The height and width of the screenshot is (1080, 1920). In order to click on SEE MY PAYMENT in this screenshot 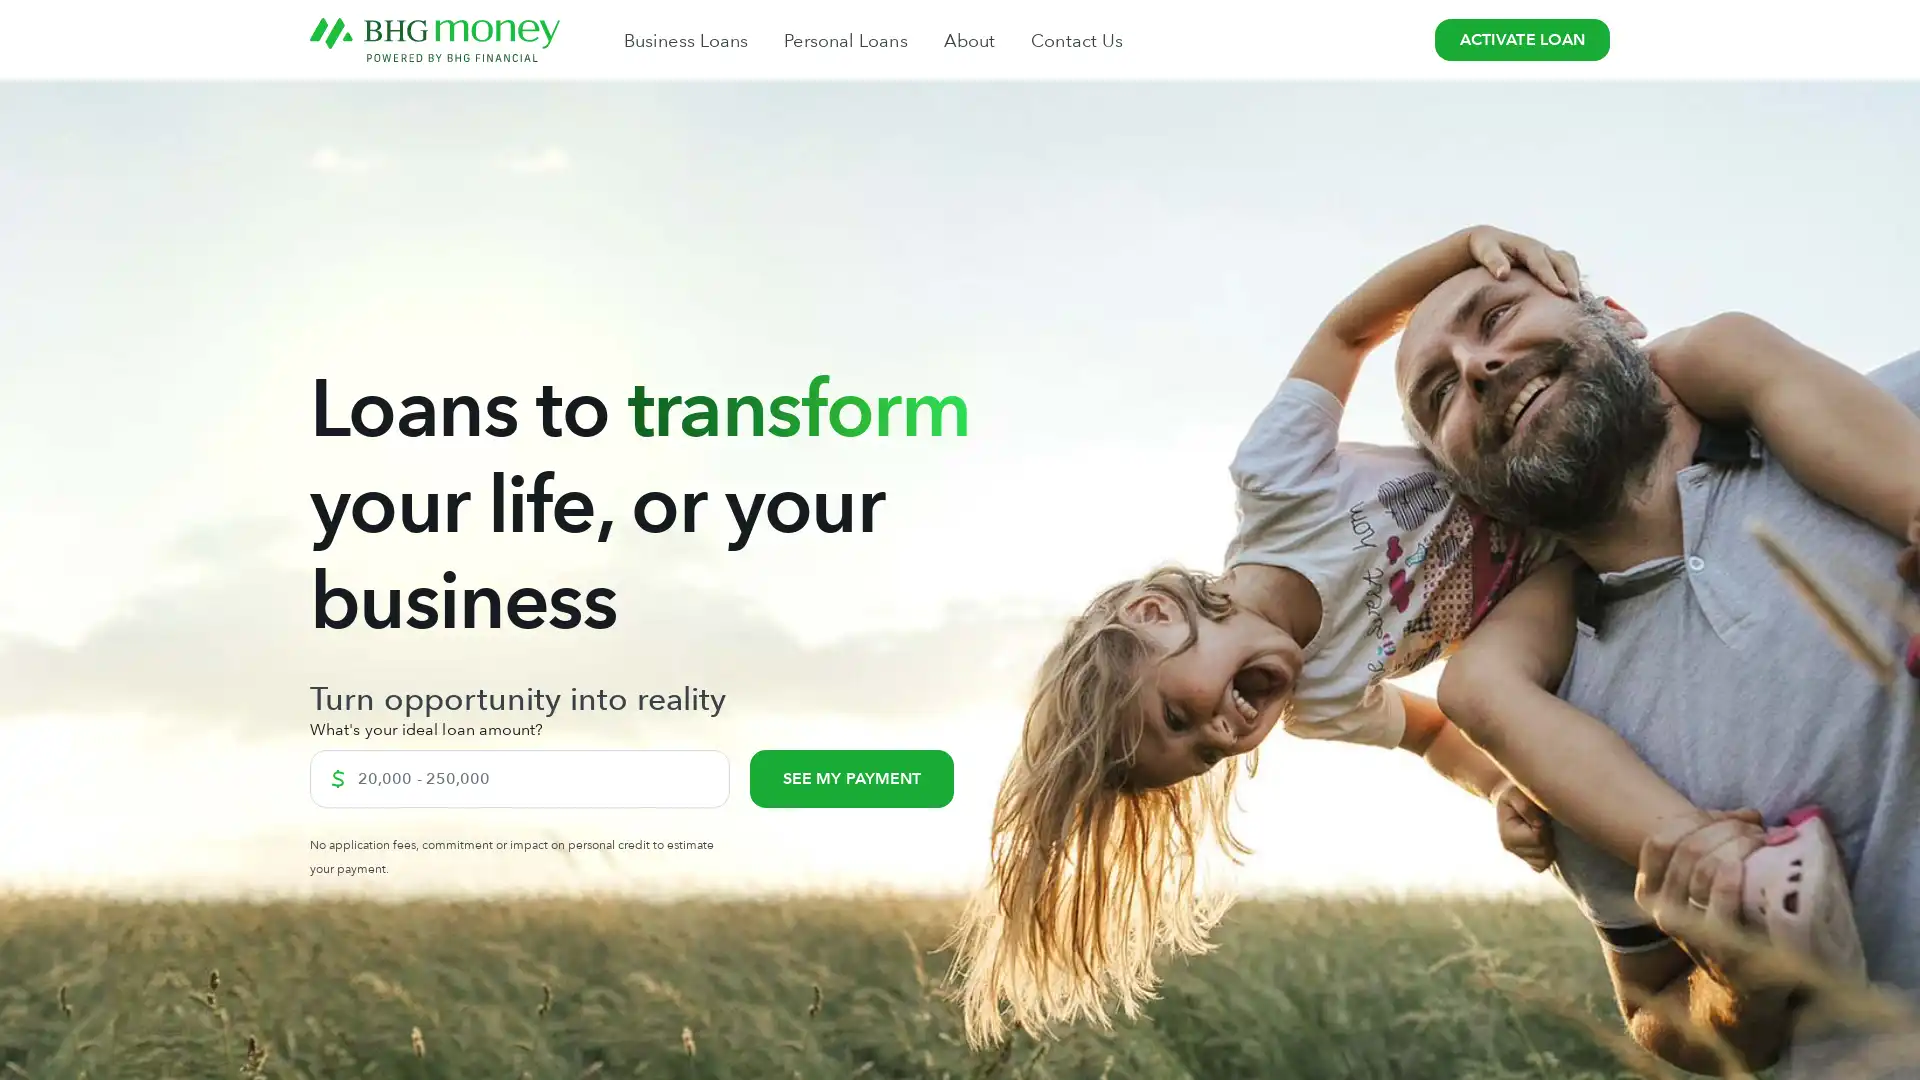, I will do `click(851, 778)`.